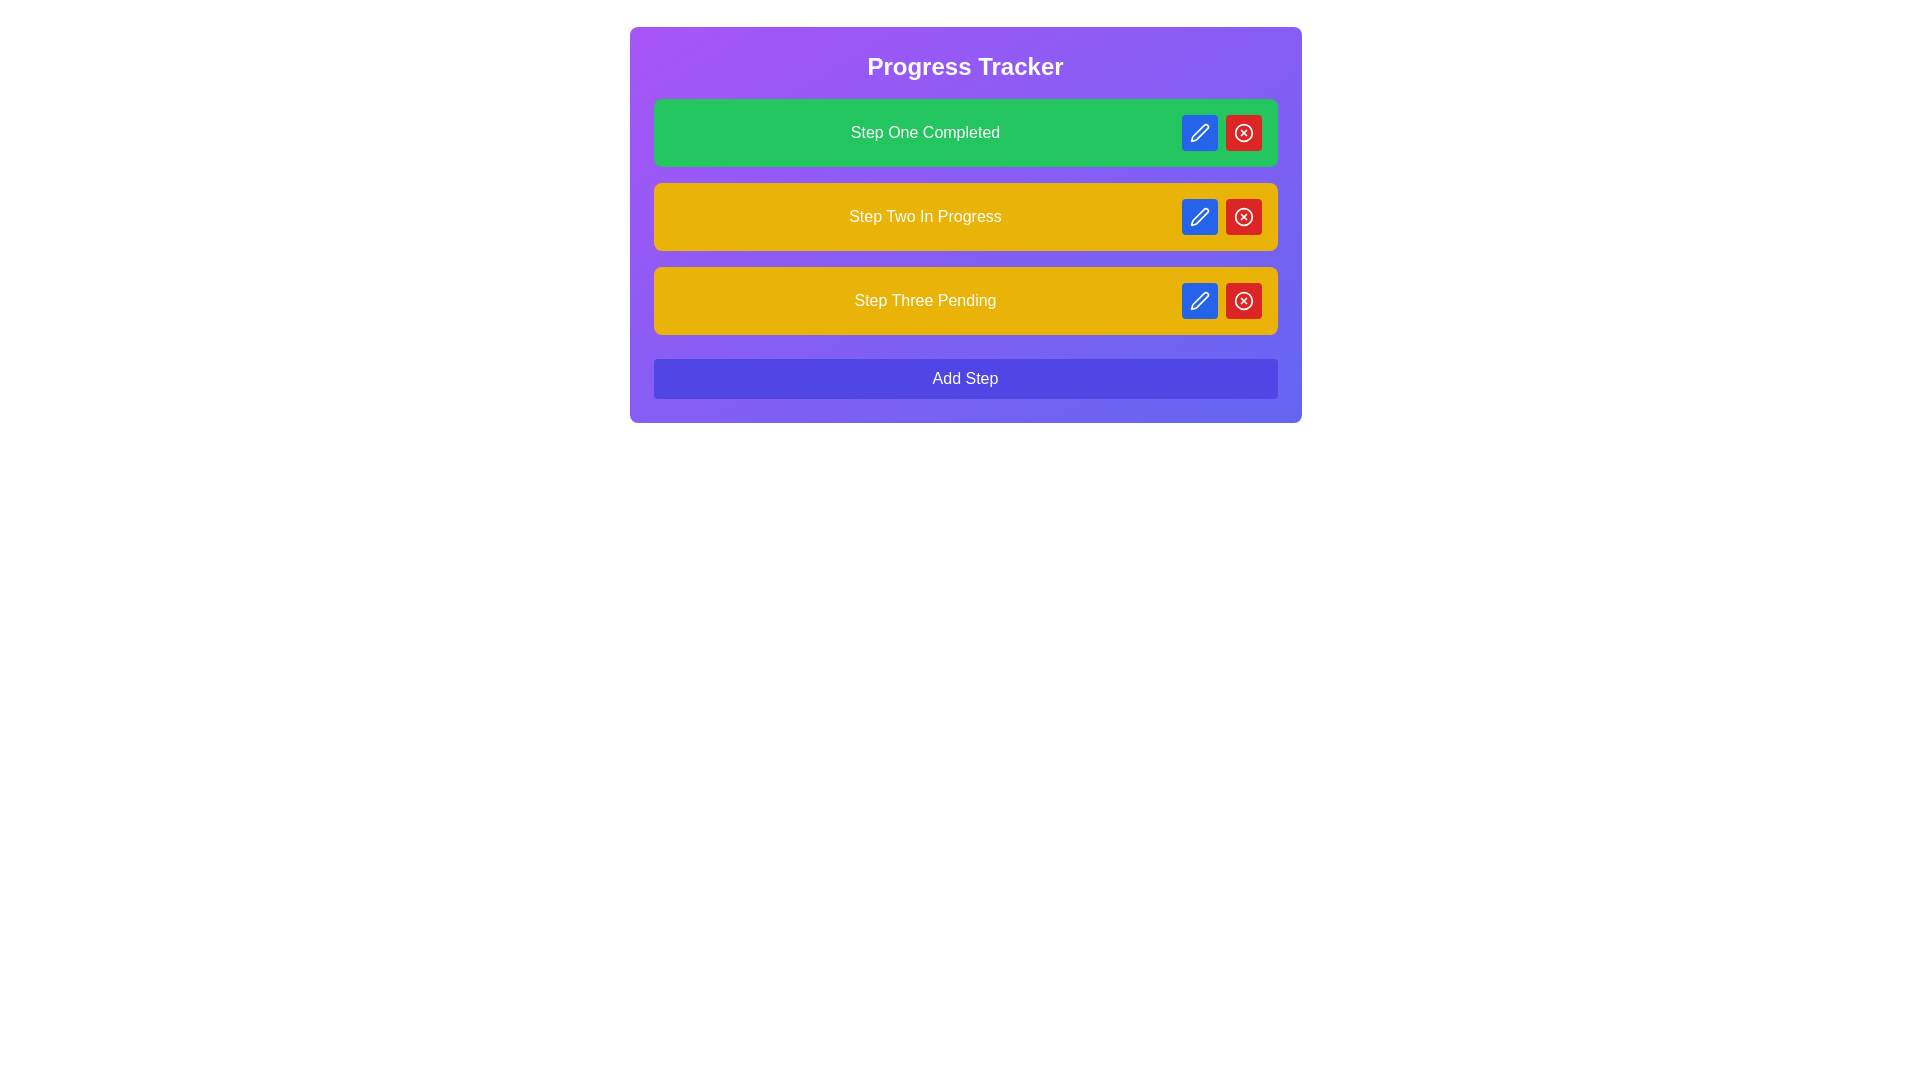 This screenshot has height=1080, width=1920. I want to click on the text label that indicates the current status of the third step in the progress tracker, which displays 'Pending', so click(924, 300).